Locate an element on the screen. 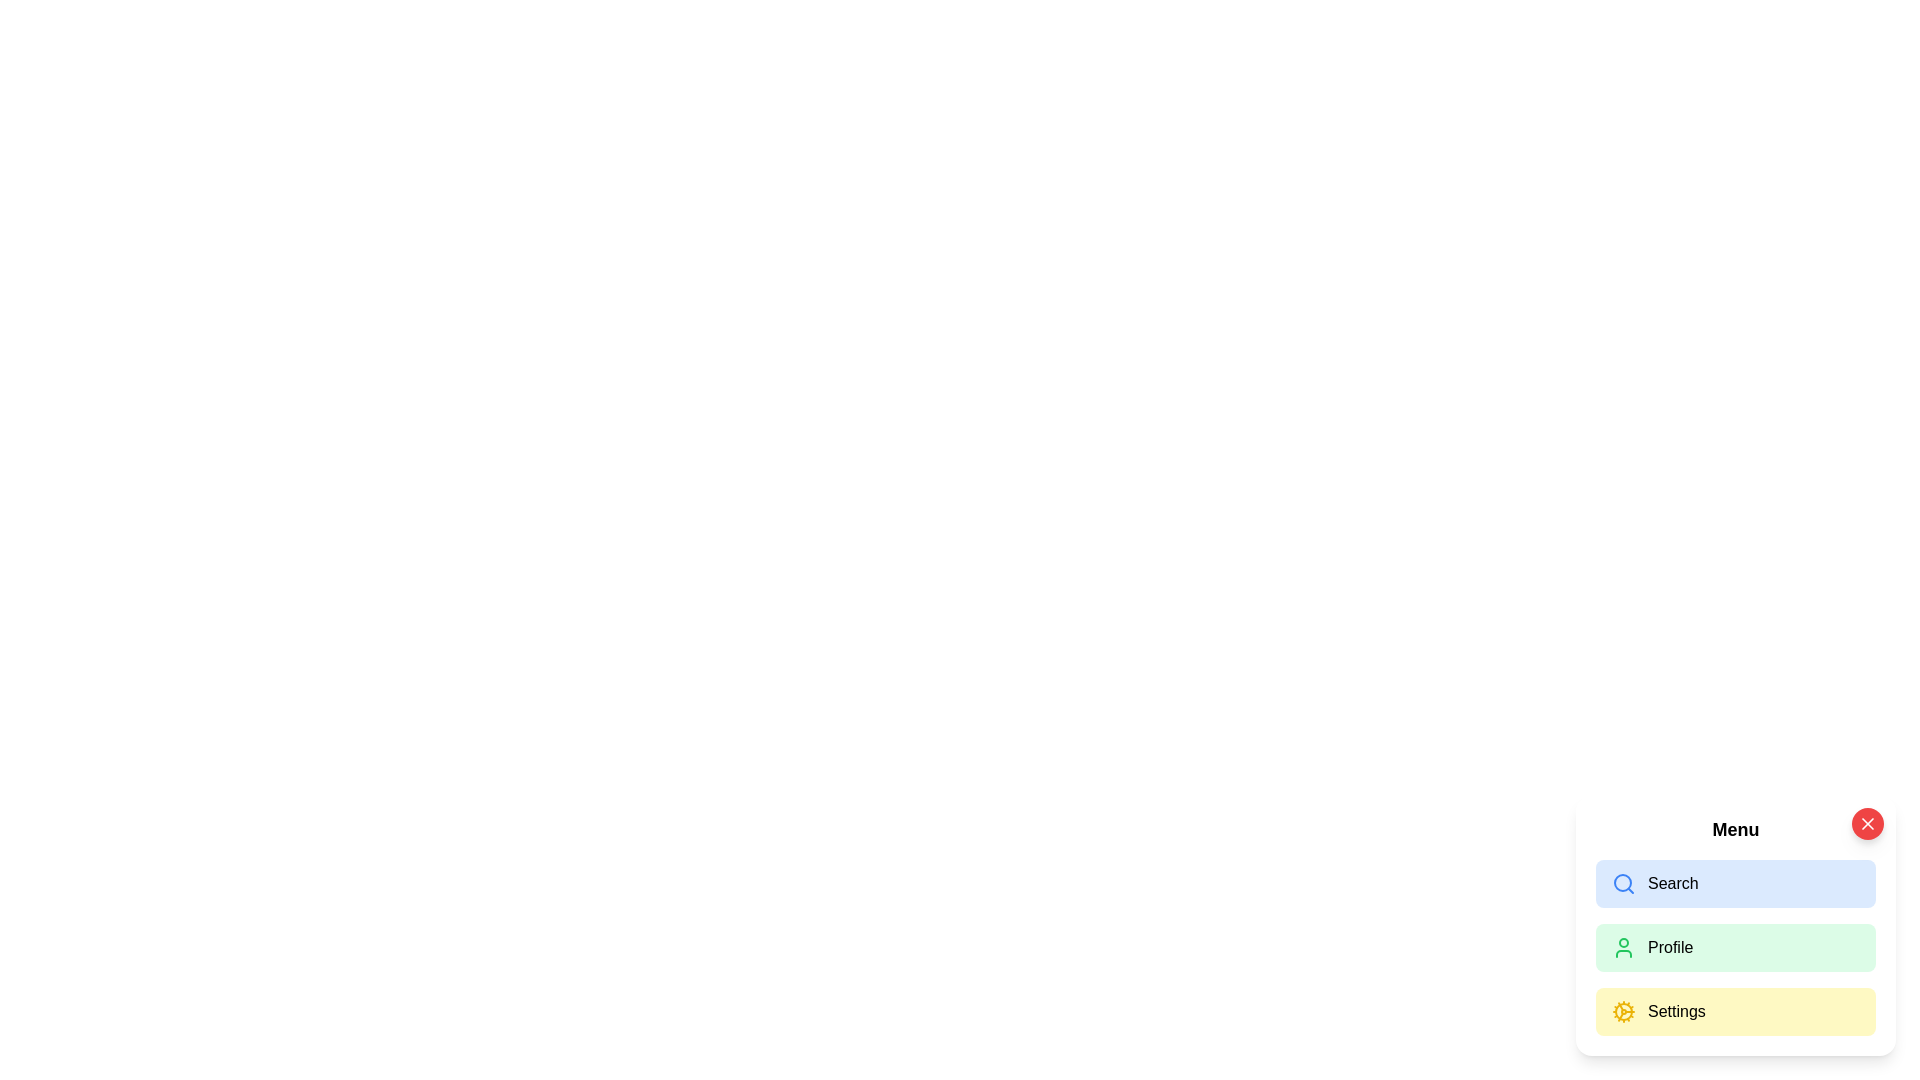 Image resolution: width=1920 pixels, height=1080 pixels. the 'Profile' button, which is a rectangular button with a light green background and an icon of a user next to the text 'Profile' is located at coordinates (1735, 925).